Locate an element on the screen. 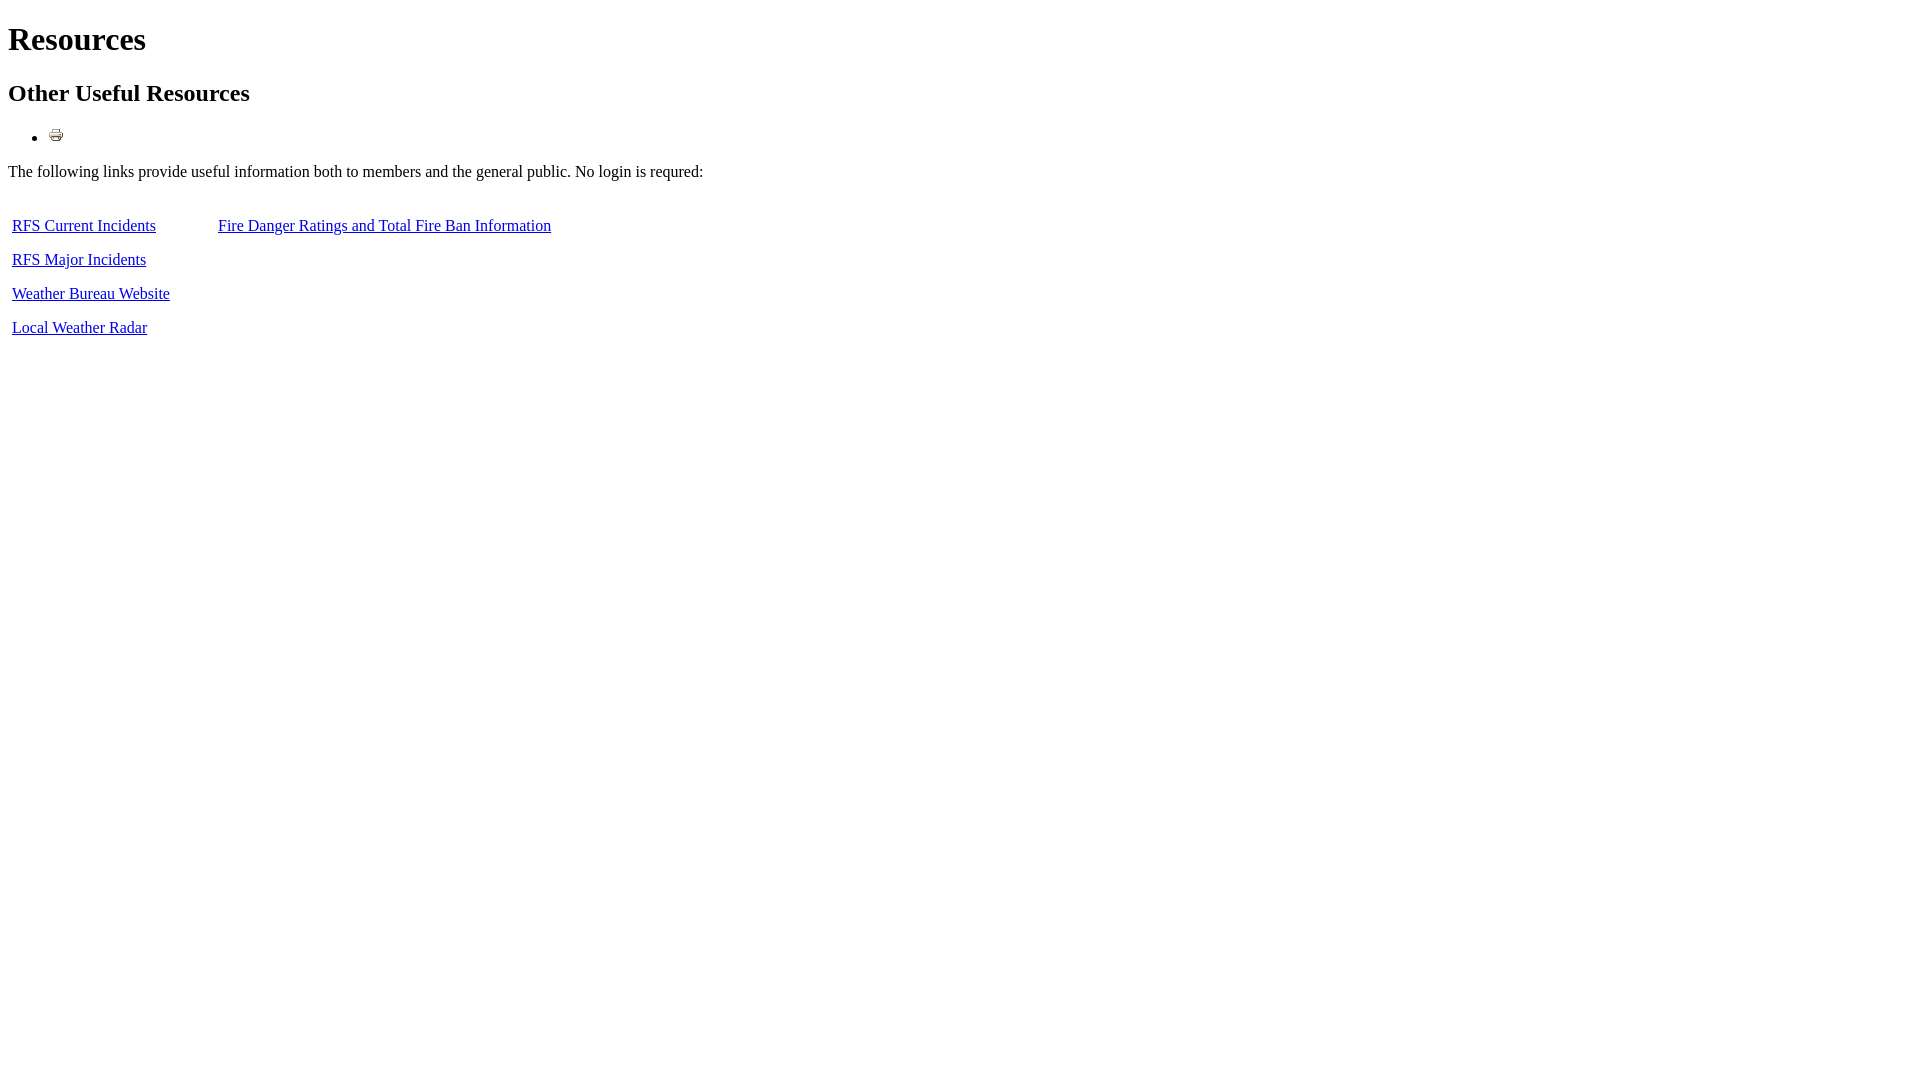 The height and width of the screenshot is (1080, 1920). 'RFS Current Incidents' is located at coordinates (83, 225).